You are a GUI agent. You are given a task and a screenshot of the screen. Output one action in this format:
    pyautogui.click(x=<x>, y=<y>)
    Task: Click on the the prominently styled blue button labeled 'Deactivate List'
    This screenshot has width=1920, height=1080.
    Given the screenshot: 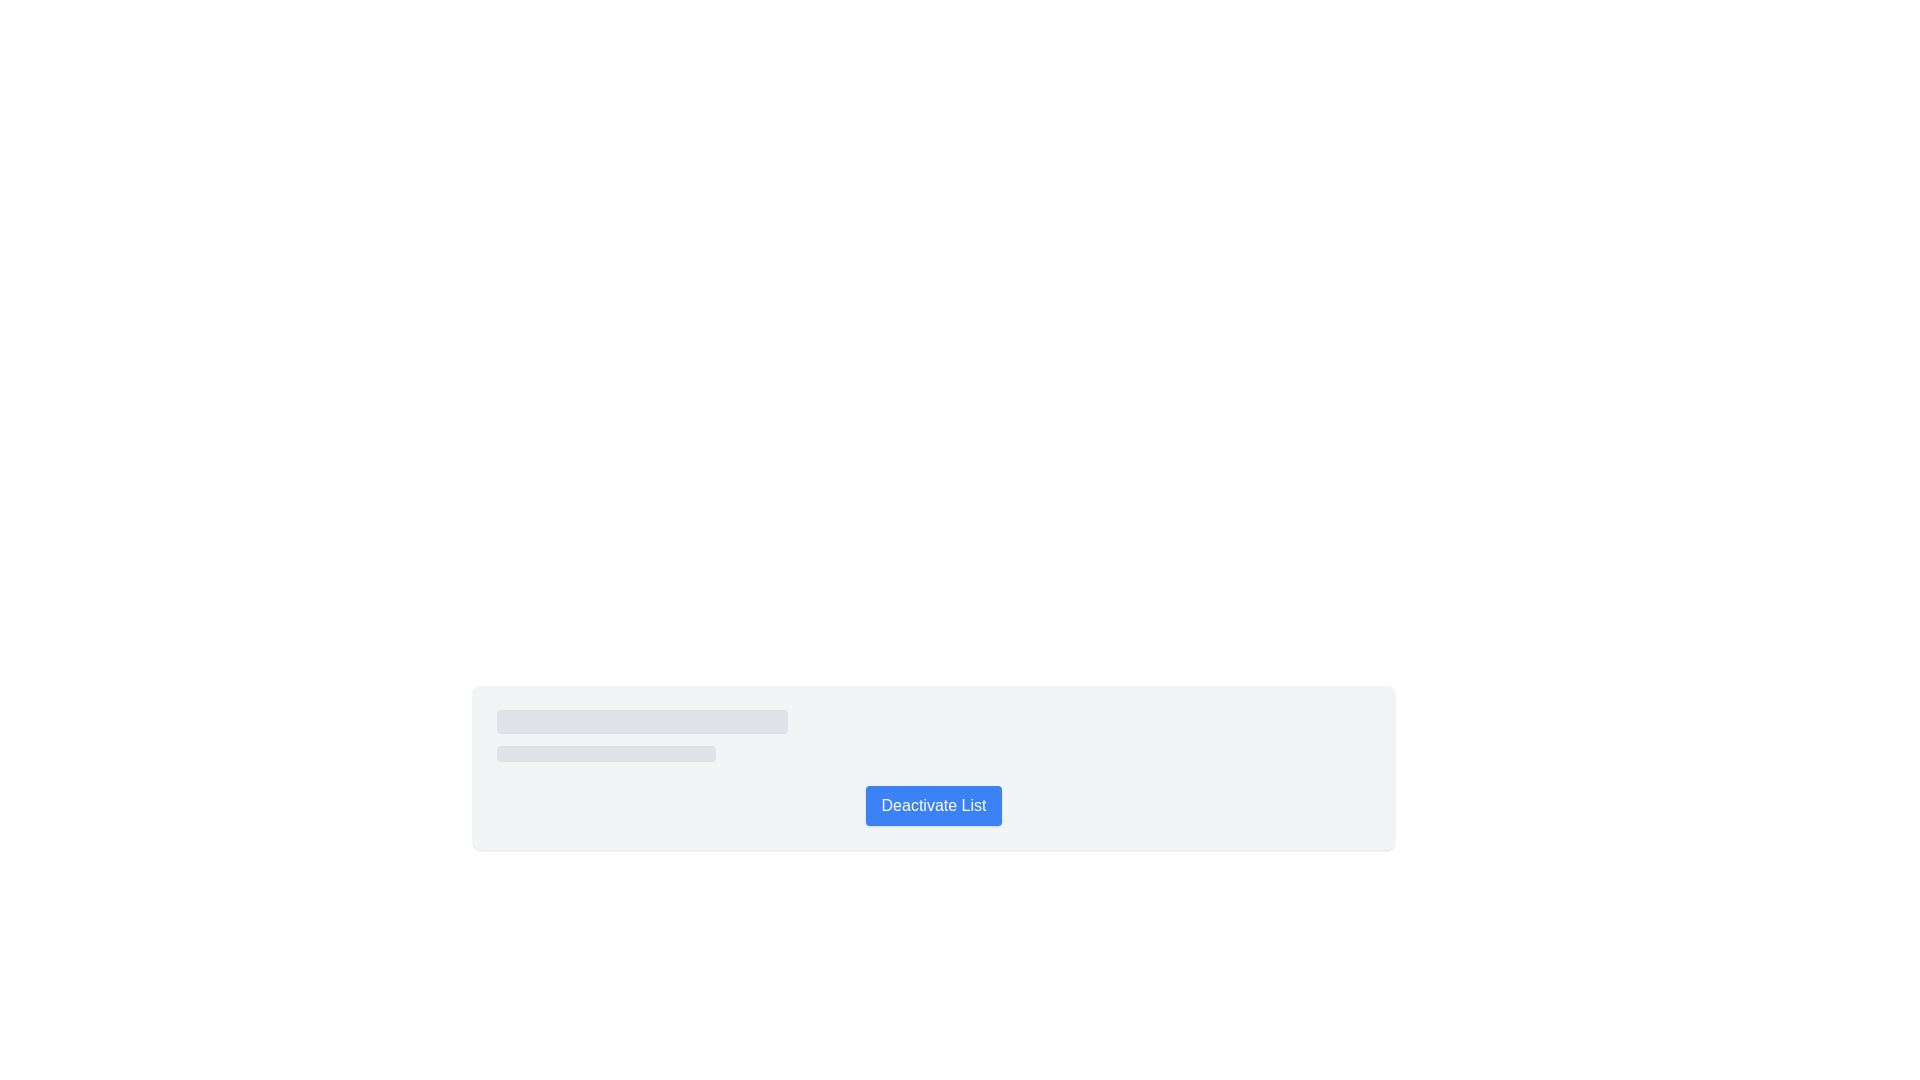 What is the action you would take?
    pyautogui.click(x=933, y=805)
    